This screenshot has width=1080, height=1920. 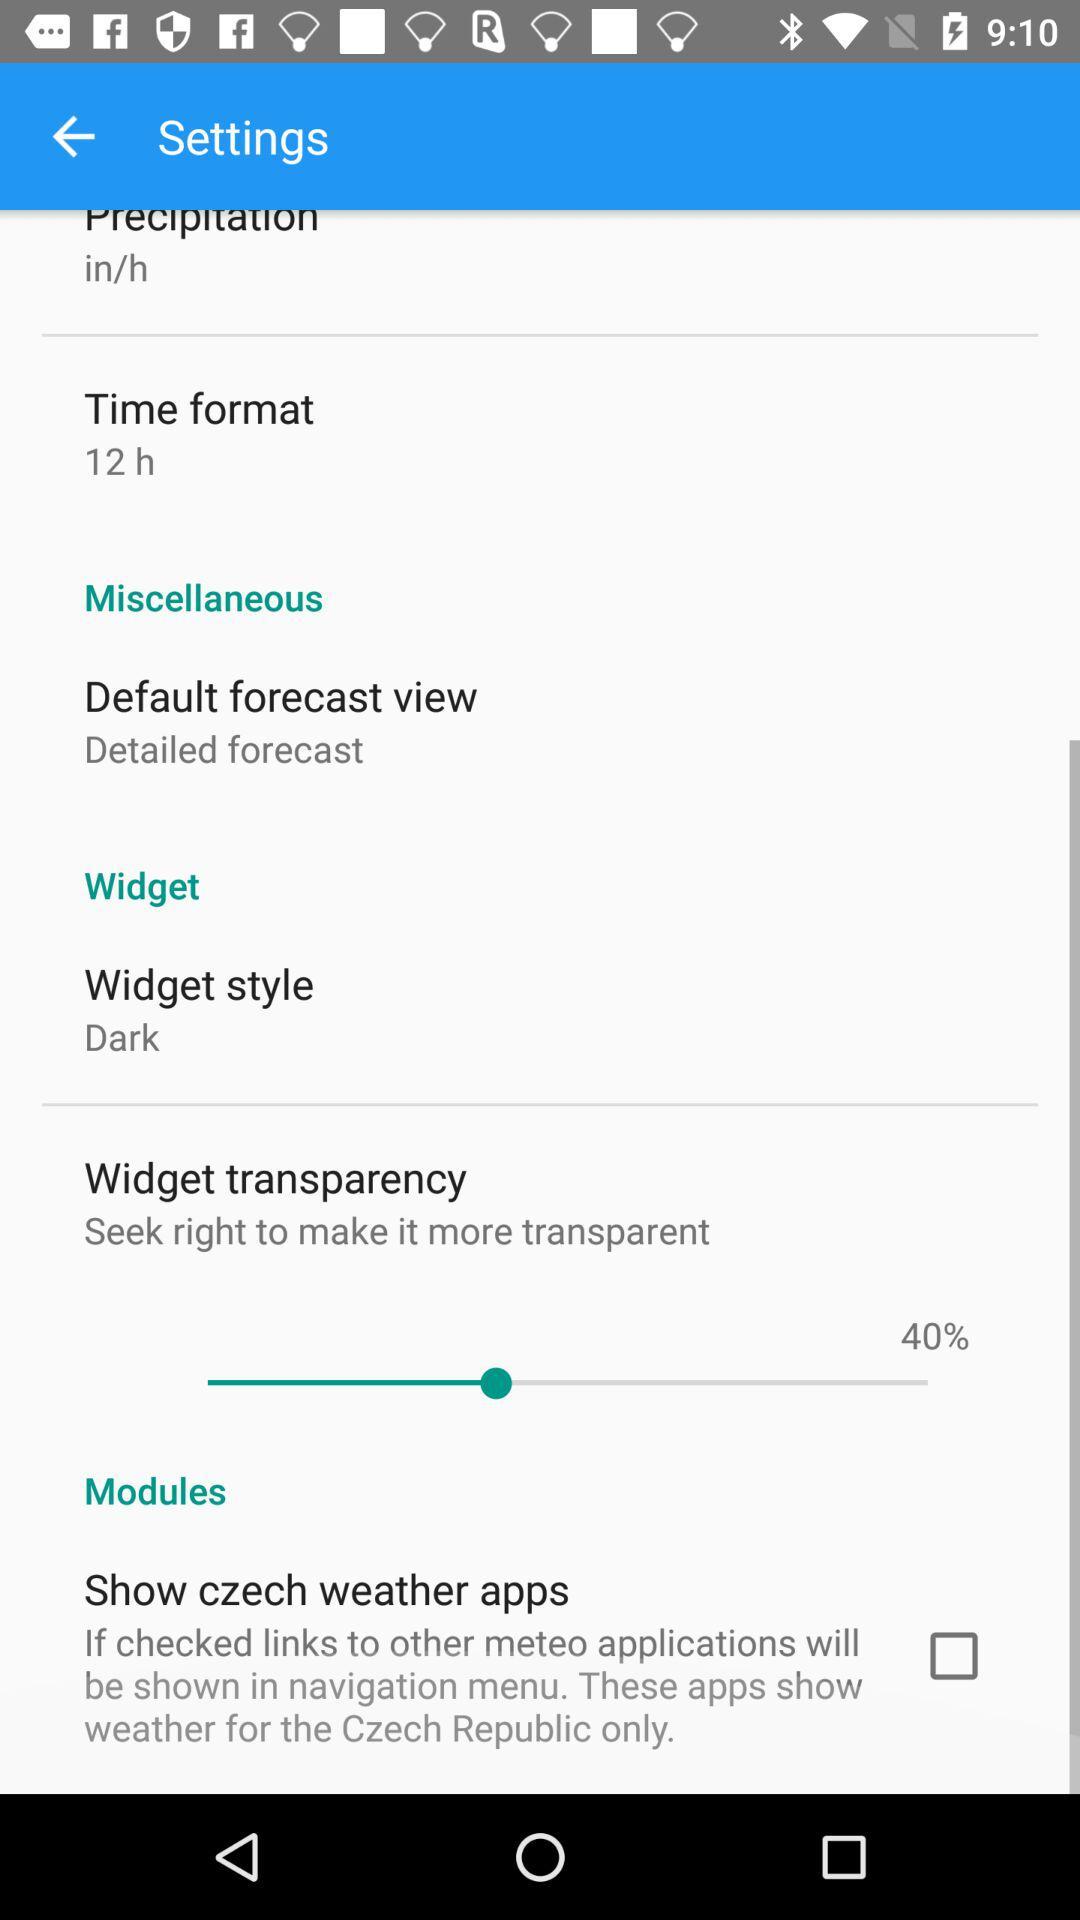 I want to click on default forecast view icon, so click(x=280, y=695).